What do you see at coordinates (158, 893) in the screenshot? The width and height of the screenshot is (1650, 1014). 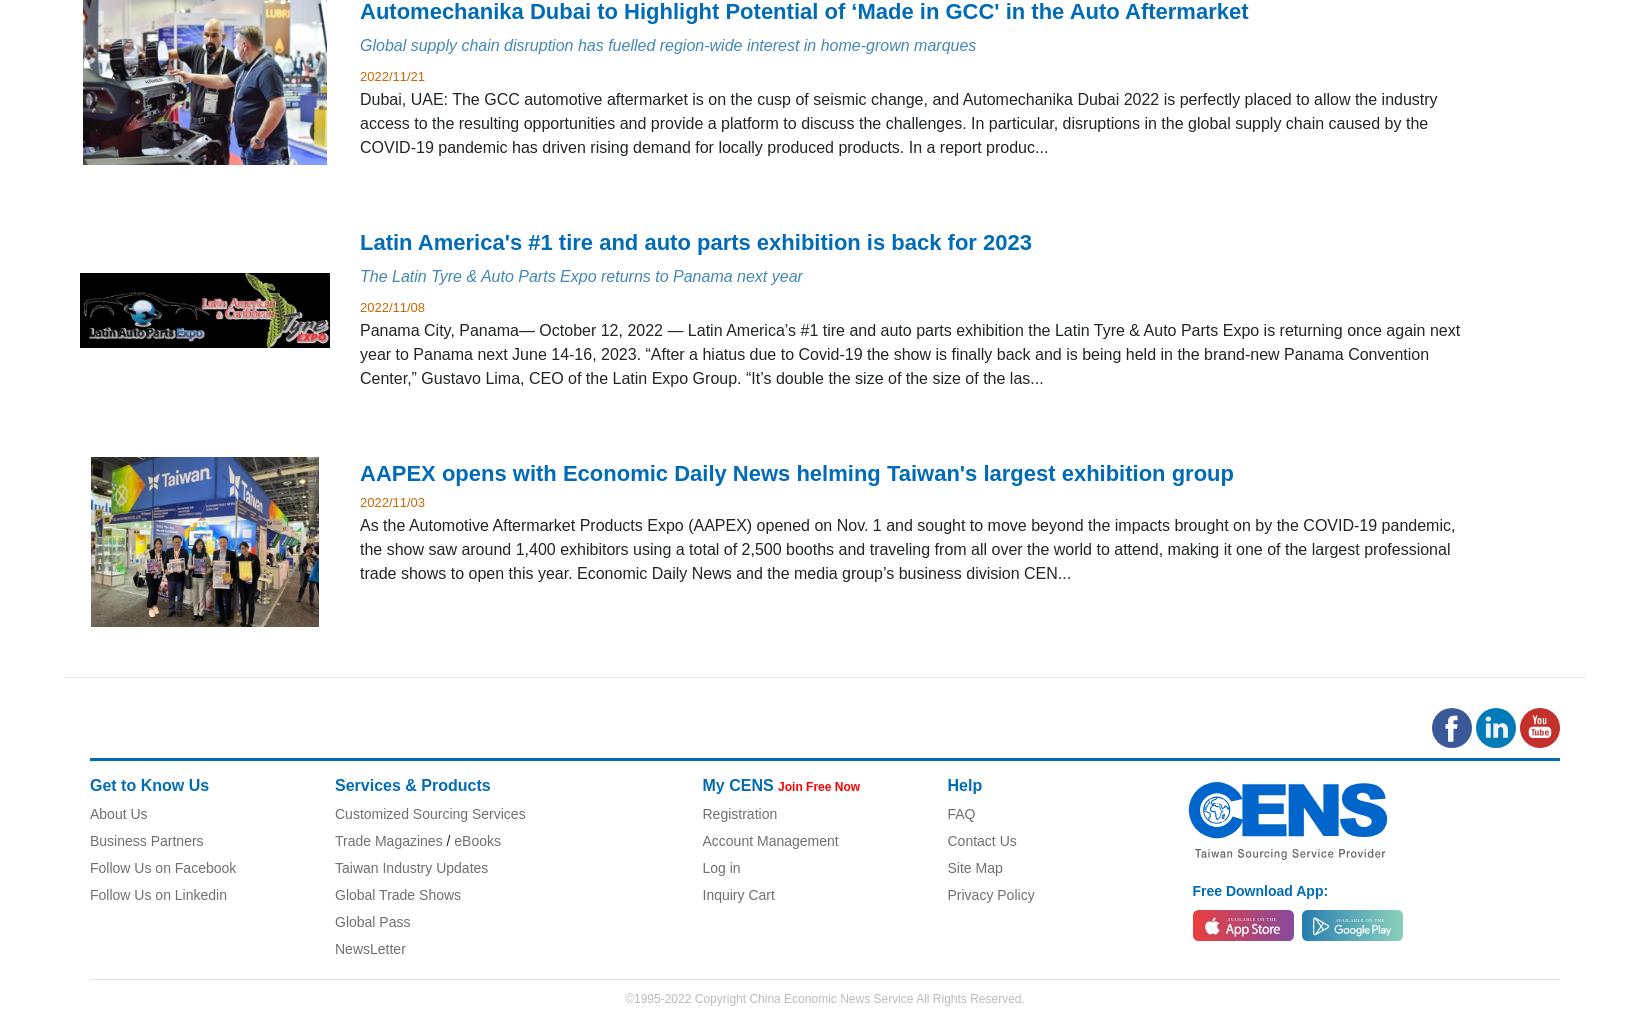 I see `'Follow Us on Linkedin'` at bounding box center [158, 893].